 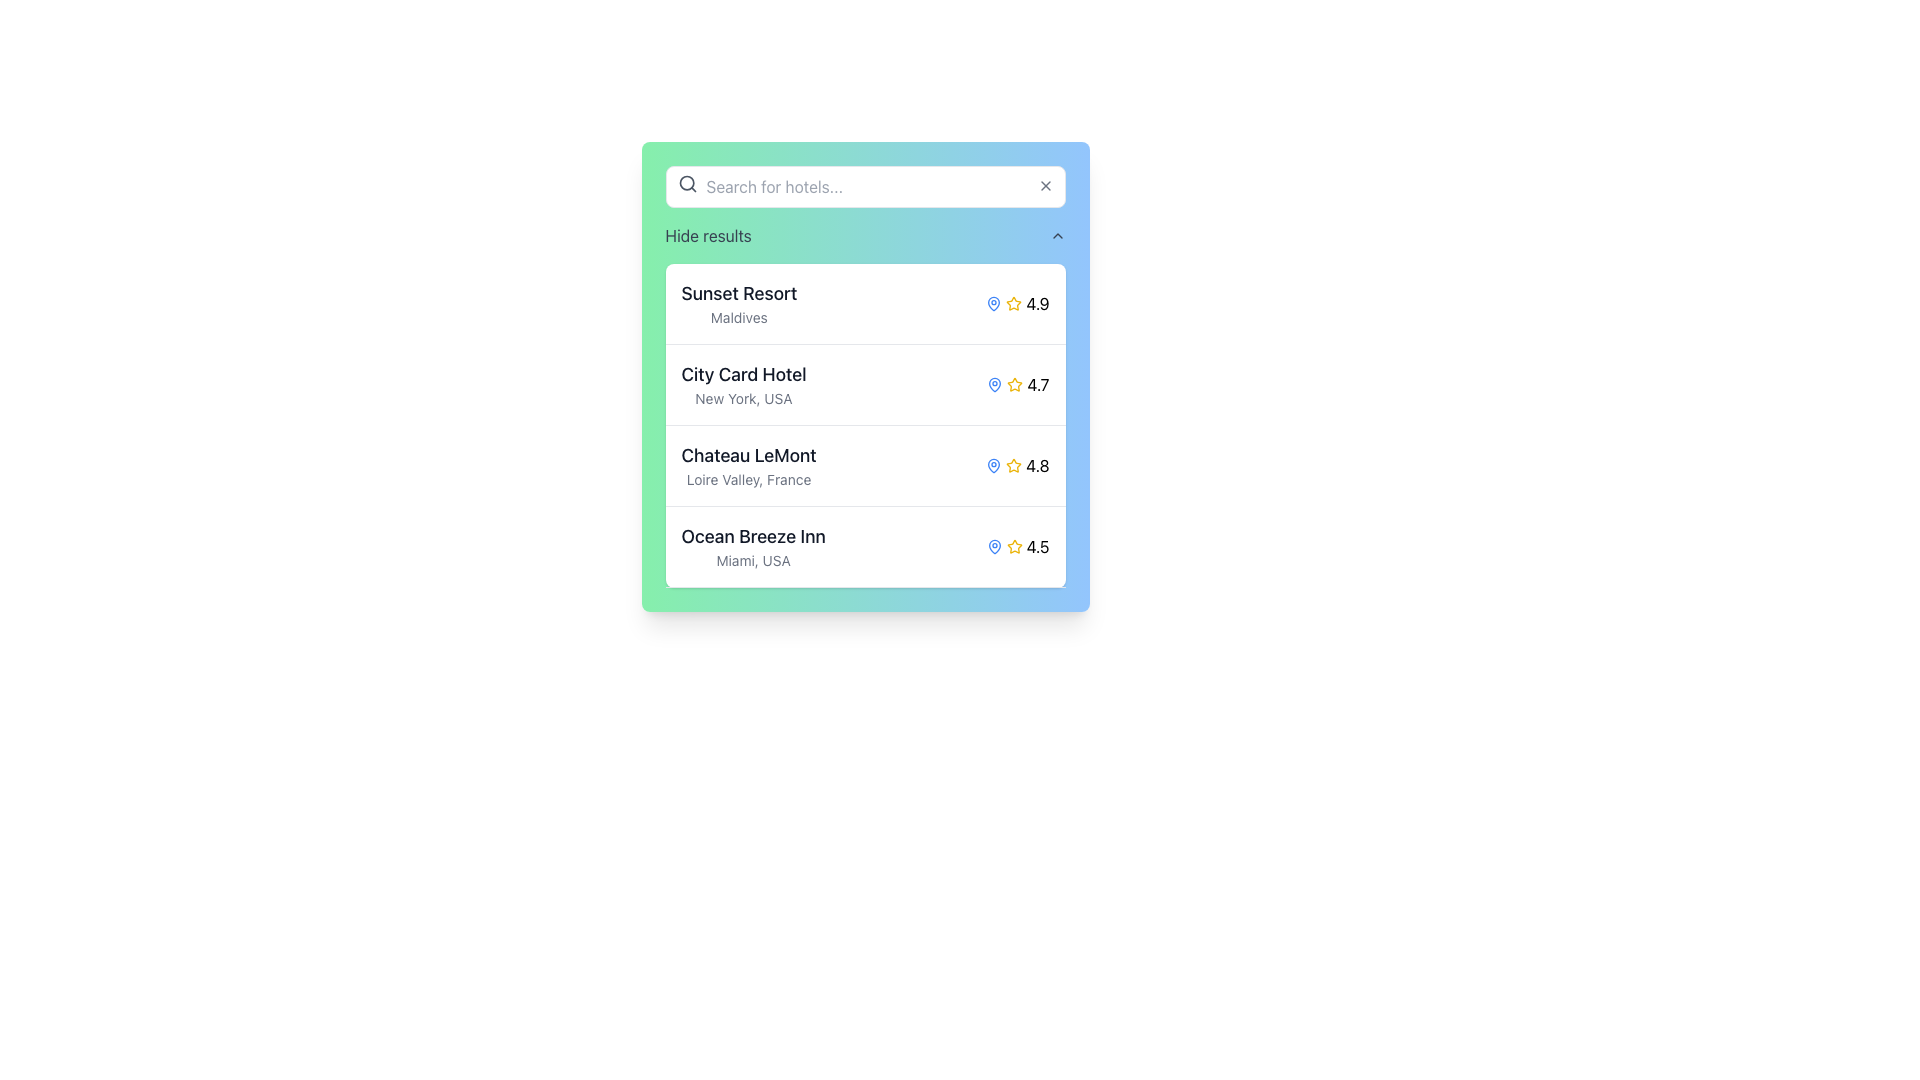 What do you see at coordinates (743, 398) in the screenshot?
I see `the text label displaying 'New York, USA', which is styled in a smaller font size and lighter gray color, located directly beneath 'City Card Hotel'` at bounding box center [743, 398].